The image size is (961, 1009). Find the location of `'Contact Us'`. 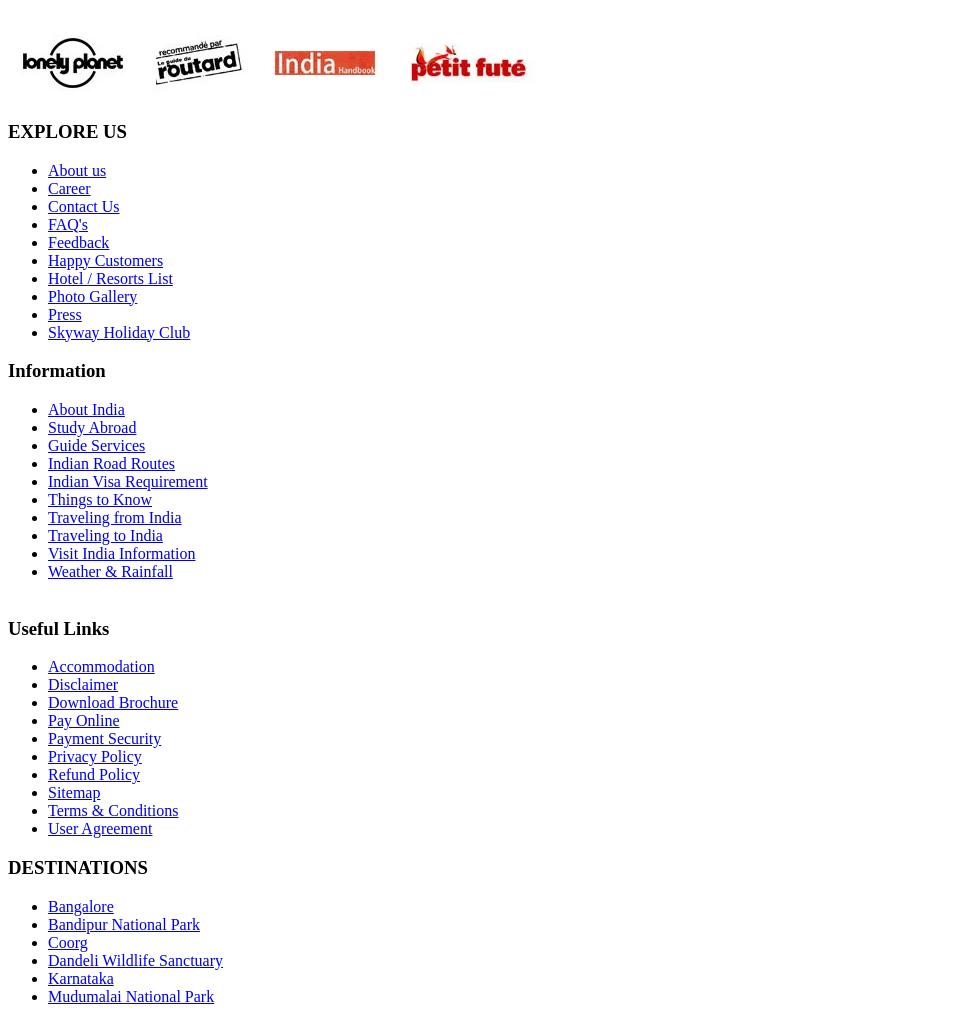

'Contact Us' is located at coordinates (83, 204).